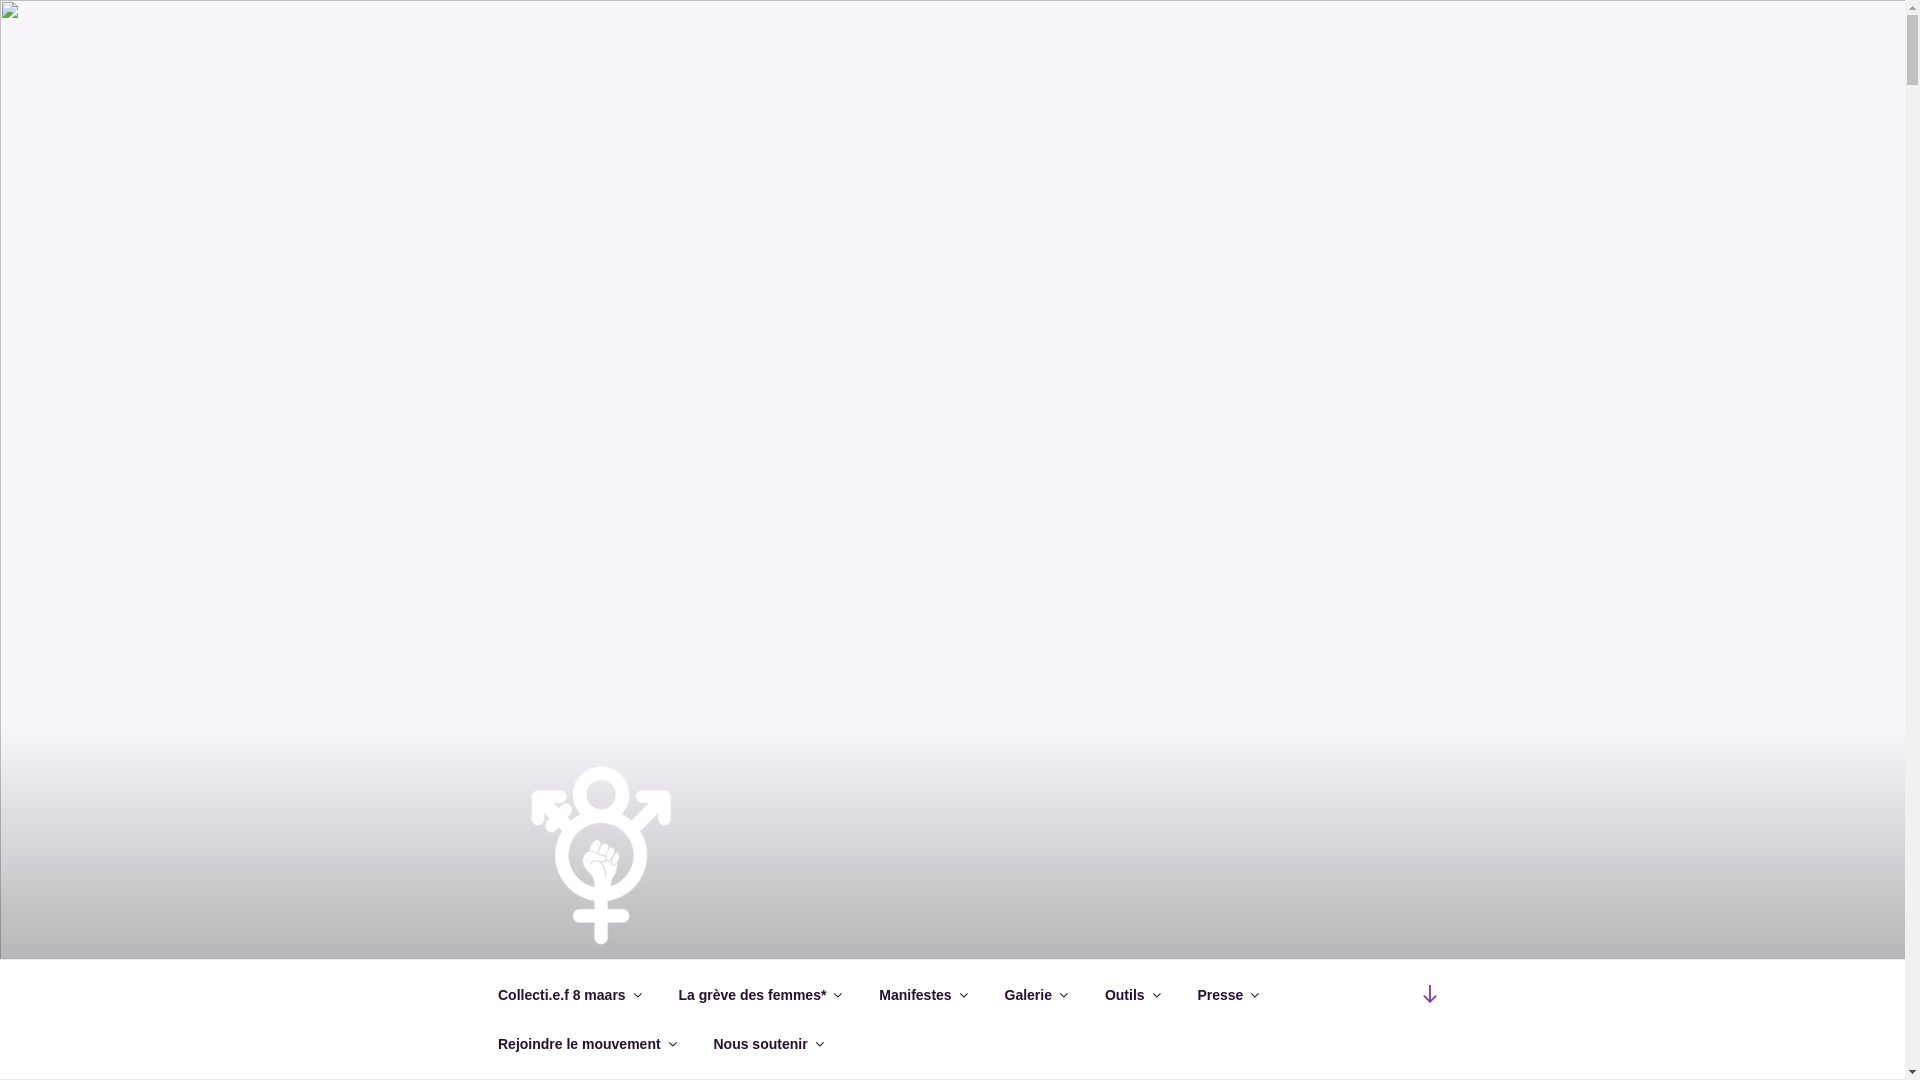 This screenshot has width=1920, height=1080. What do you see at coordinates (1180, 994) in the screenshot?
I see `'Presse'` at bounding box center [1180, 994].